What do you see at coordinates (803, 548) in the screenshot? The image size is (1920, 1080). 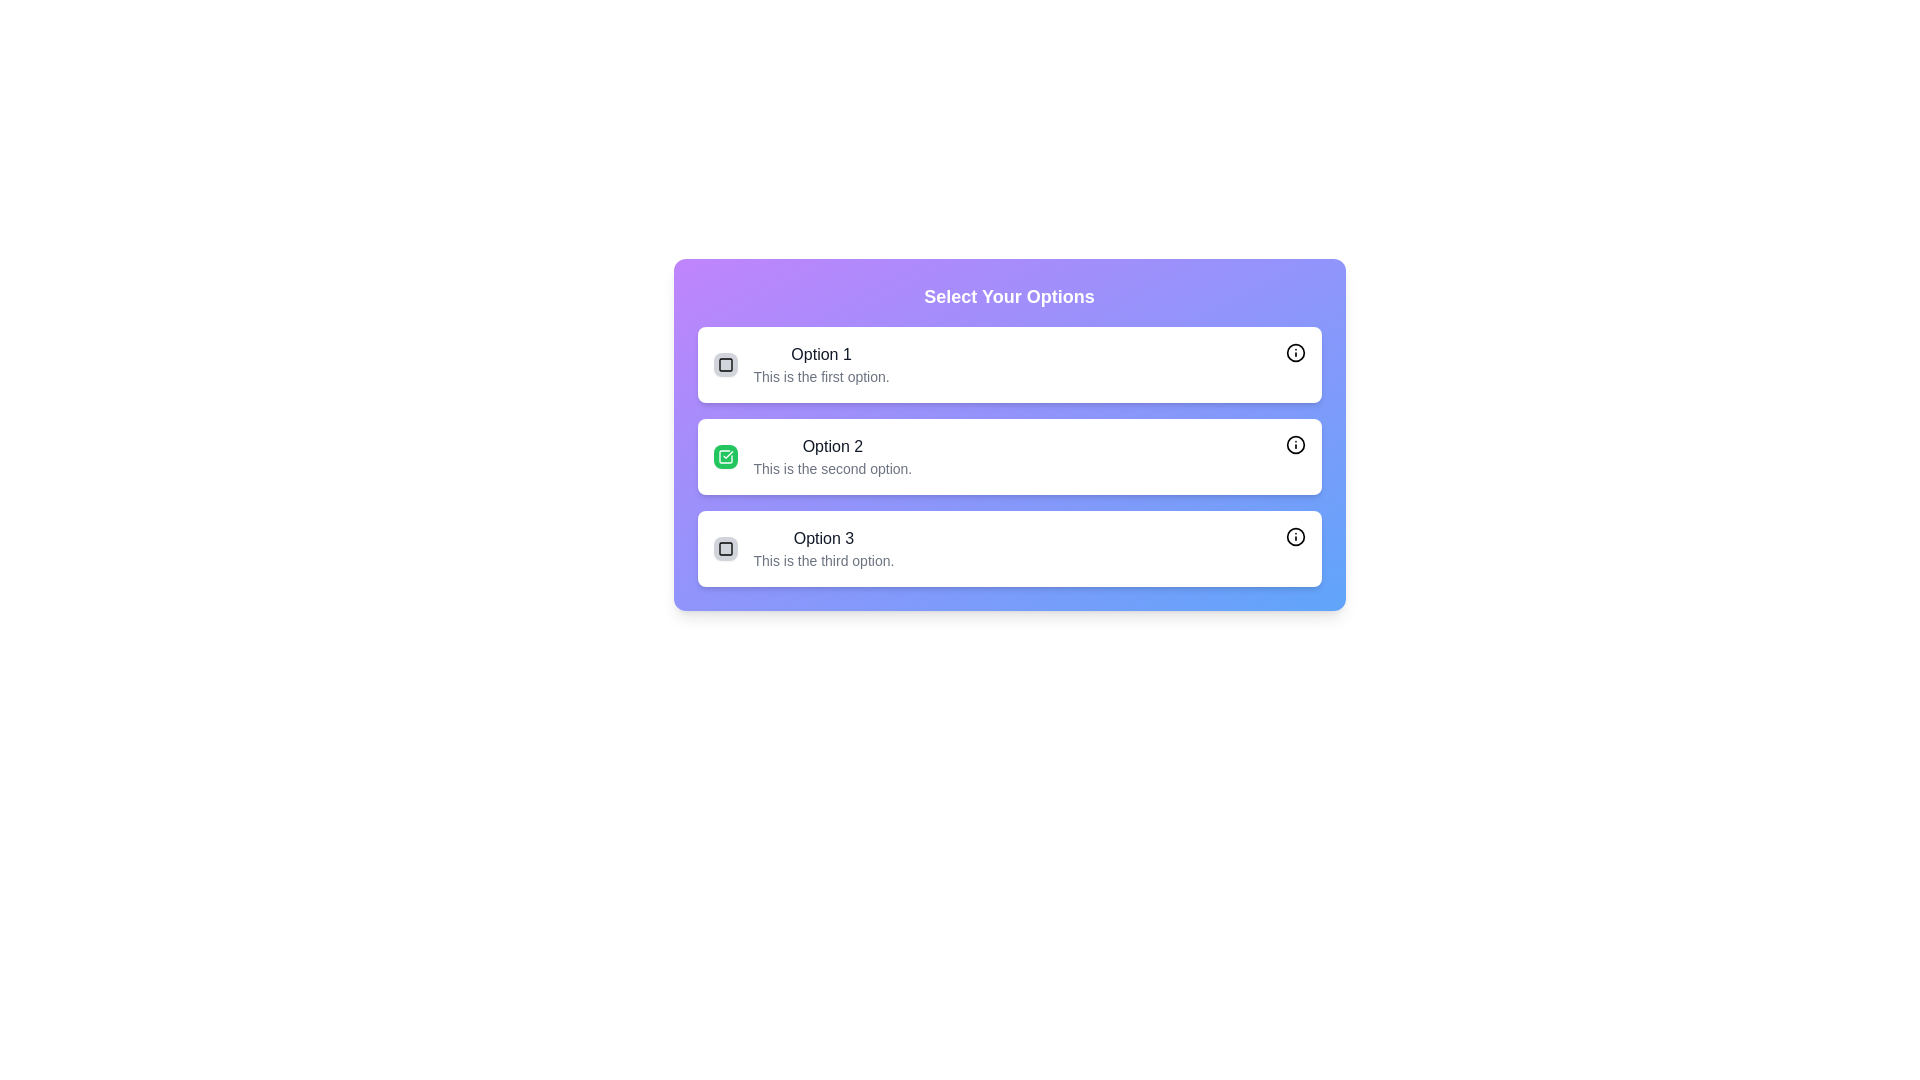 I see `the 'Option 3' label, which is a selectable option with a checkbox, to focus on the option details` at bounding box center [803, 548].